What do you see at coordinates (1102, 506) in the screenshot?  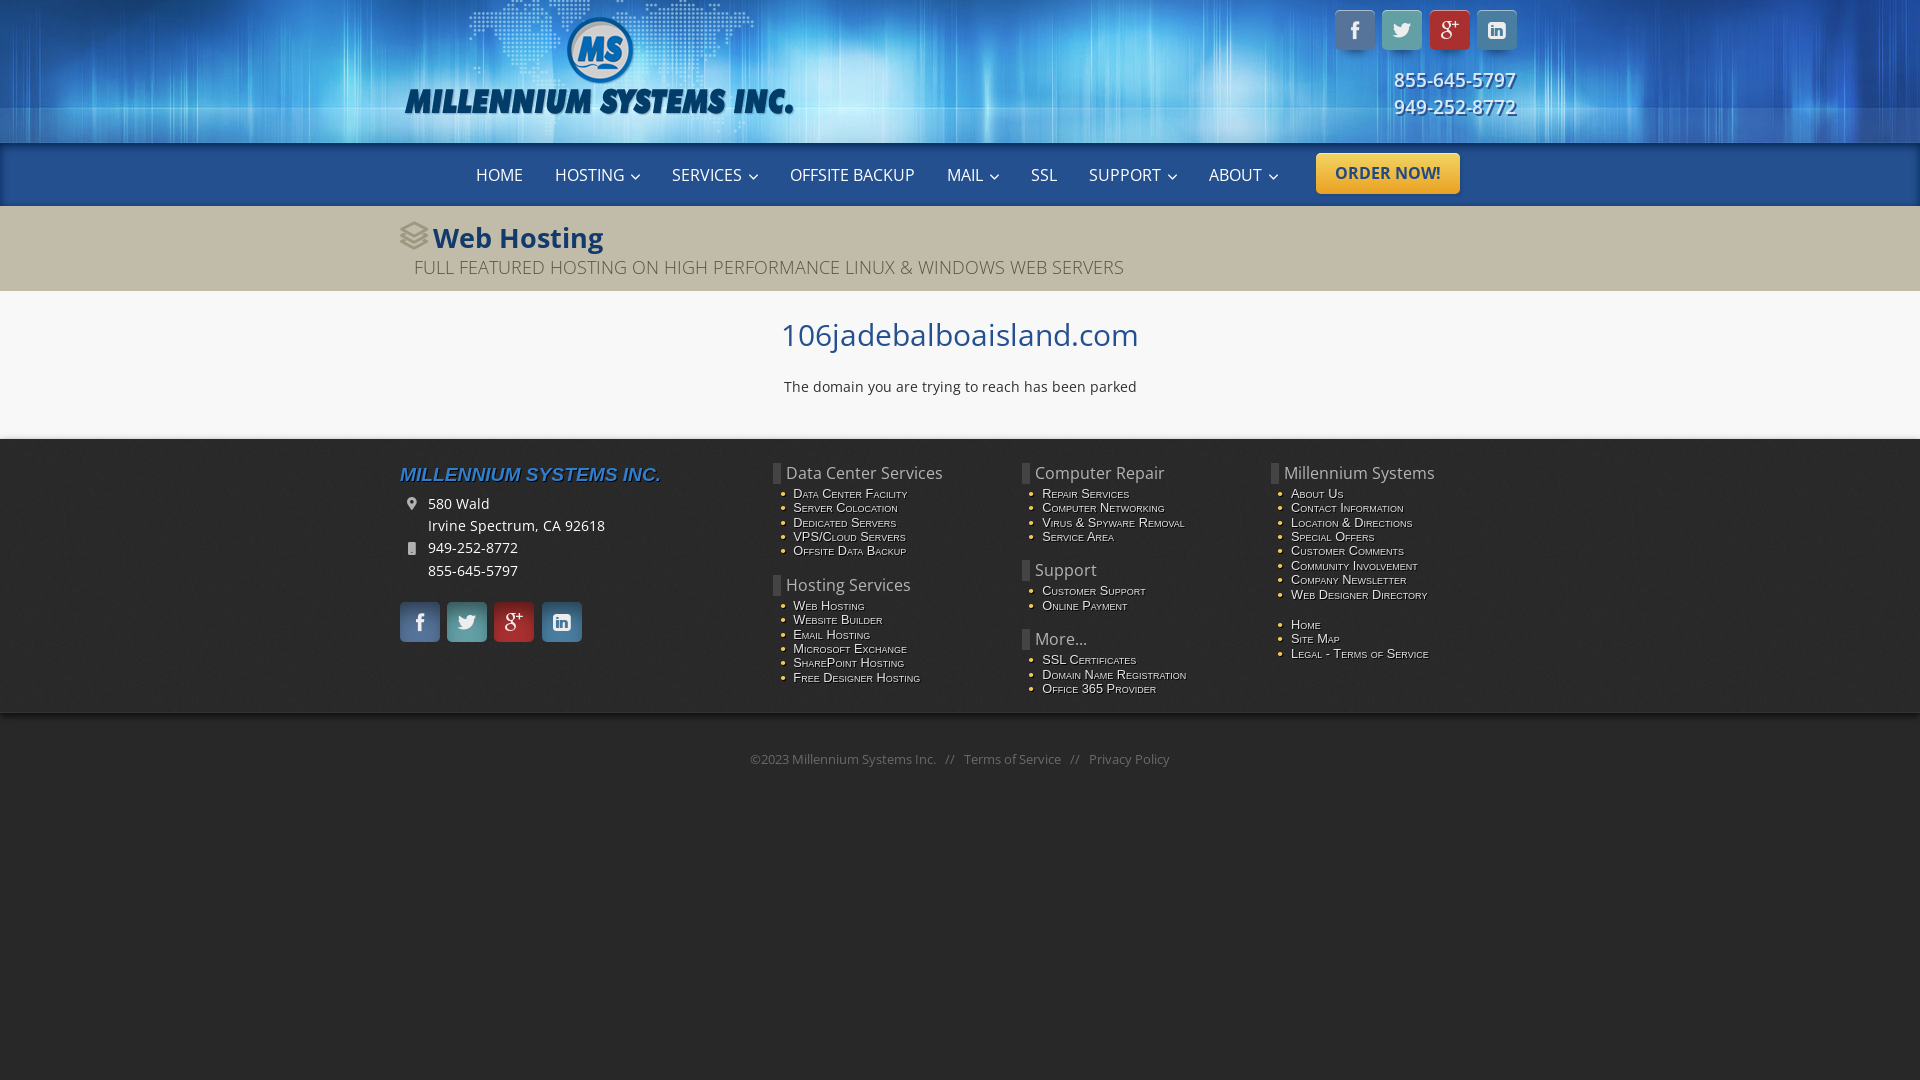 I see `'Computer Networking'` at bounding box center [1102, 506].